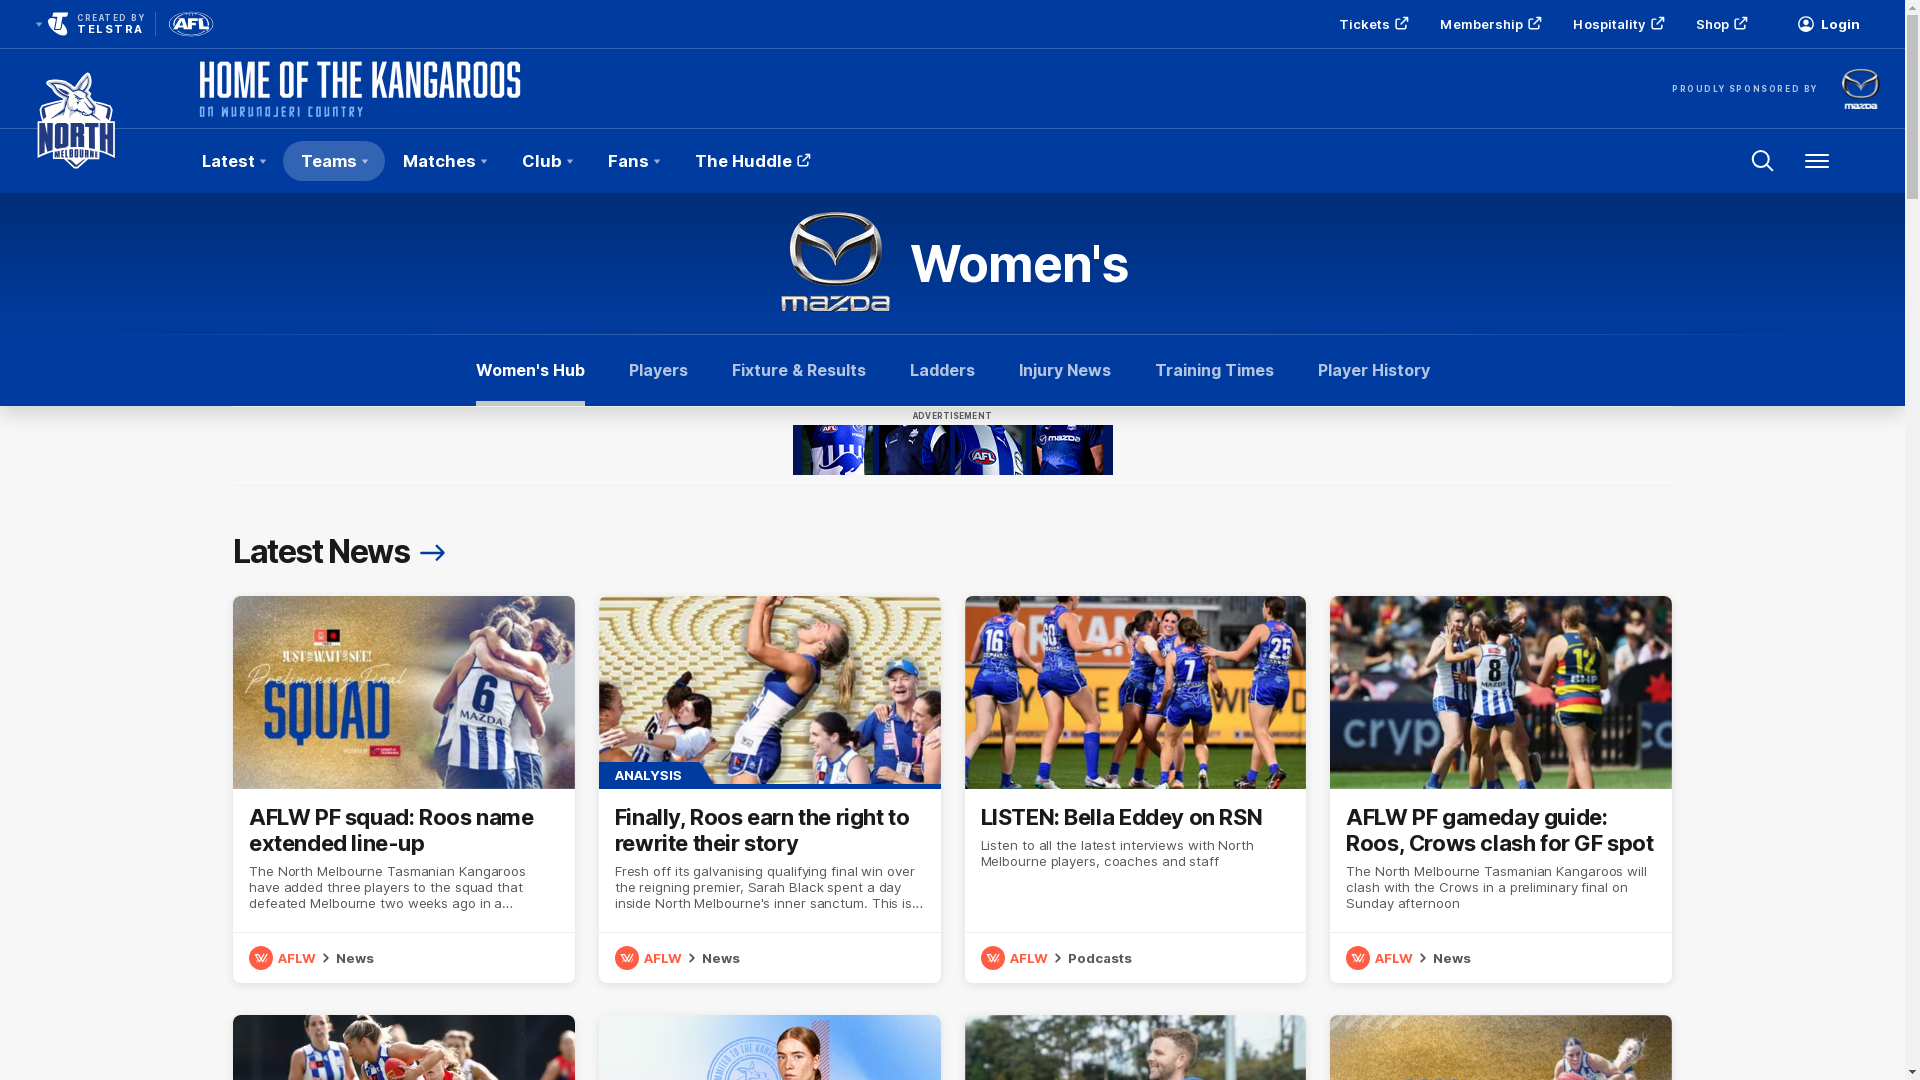 The image size is (1920, 1080). Describe the element at coordinates (1134, 788) in the screenshot. I see `'LISTEN: Bella Eddey on RSN'` at that location.